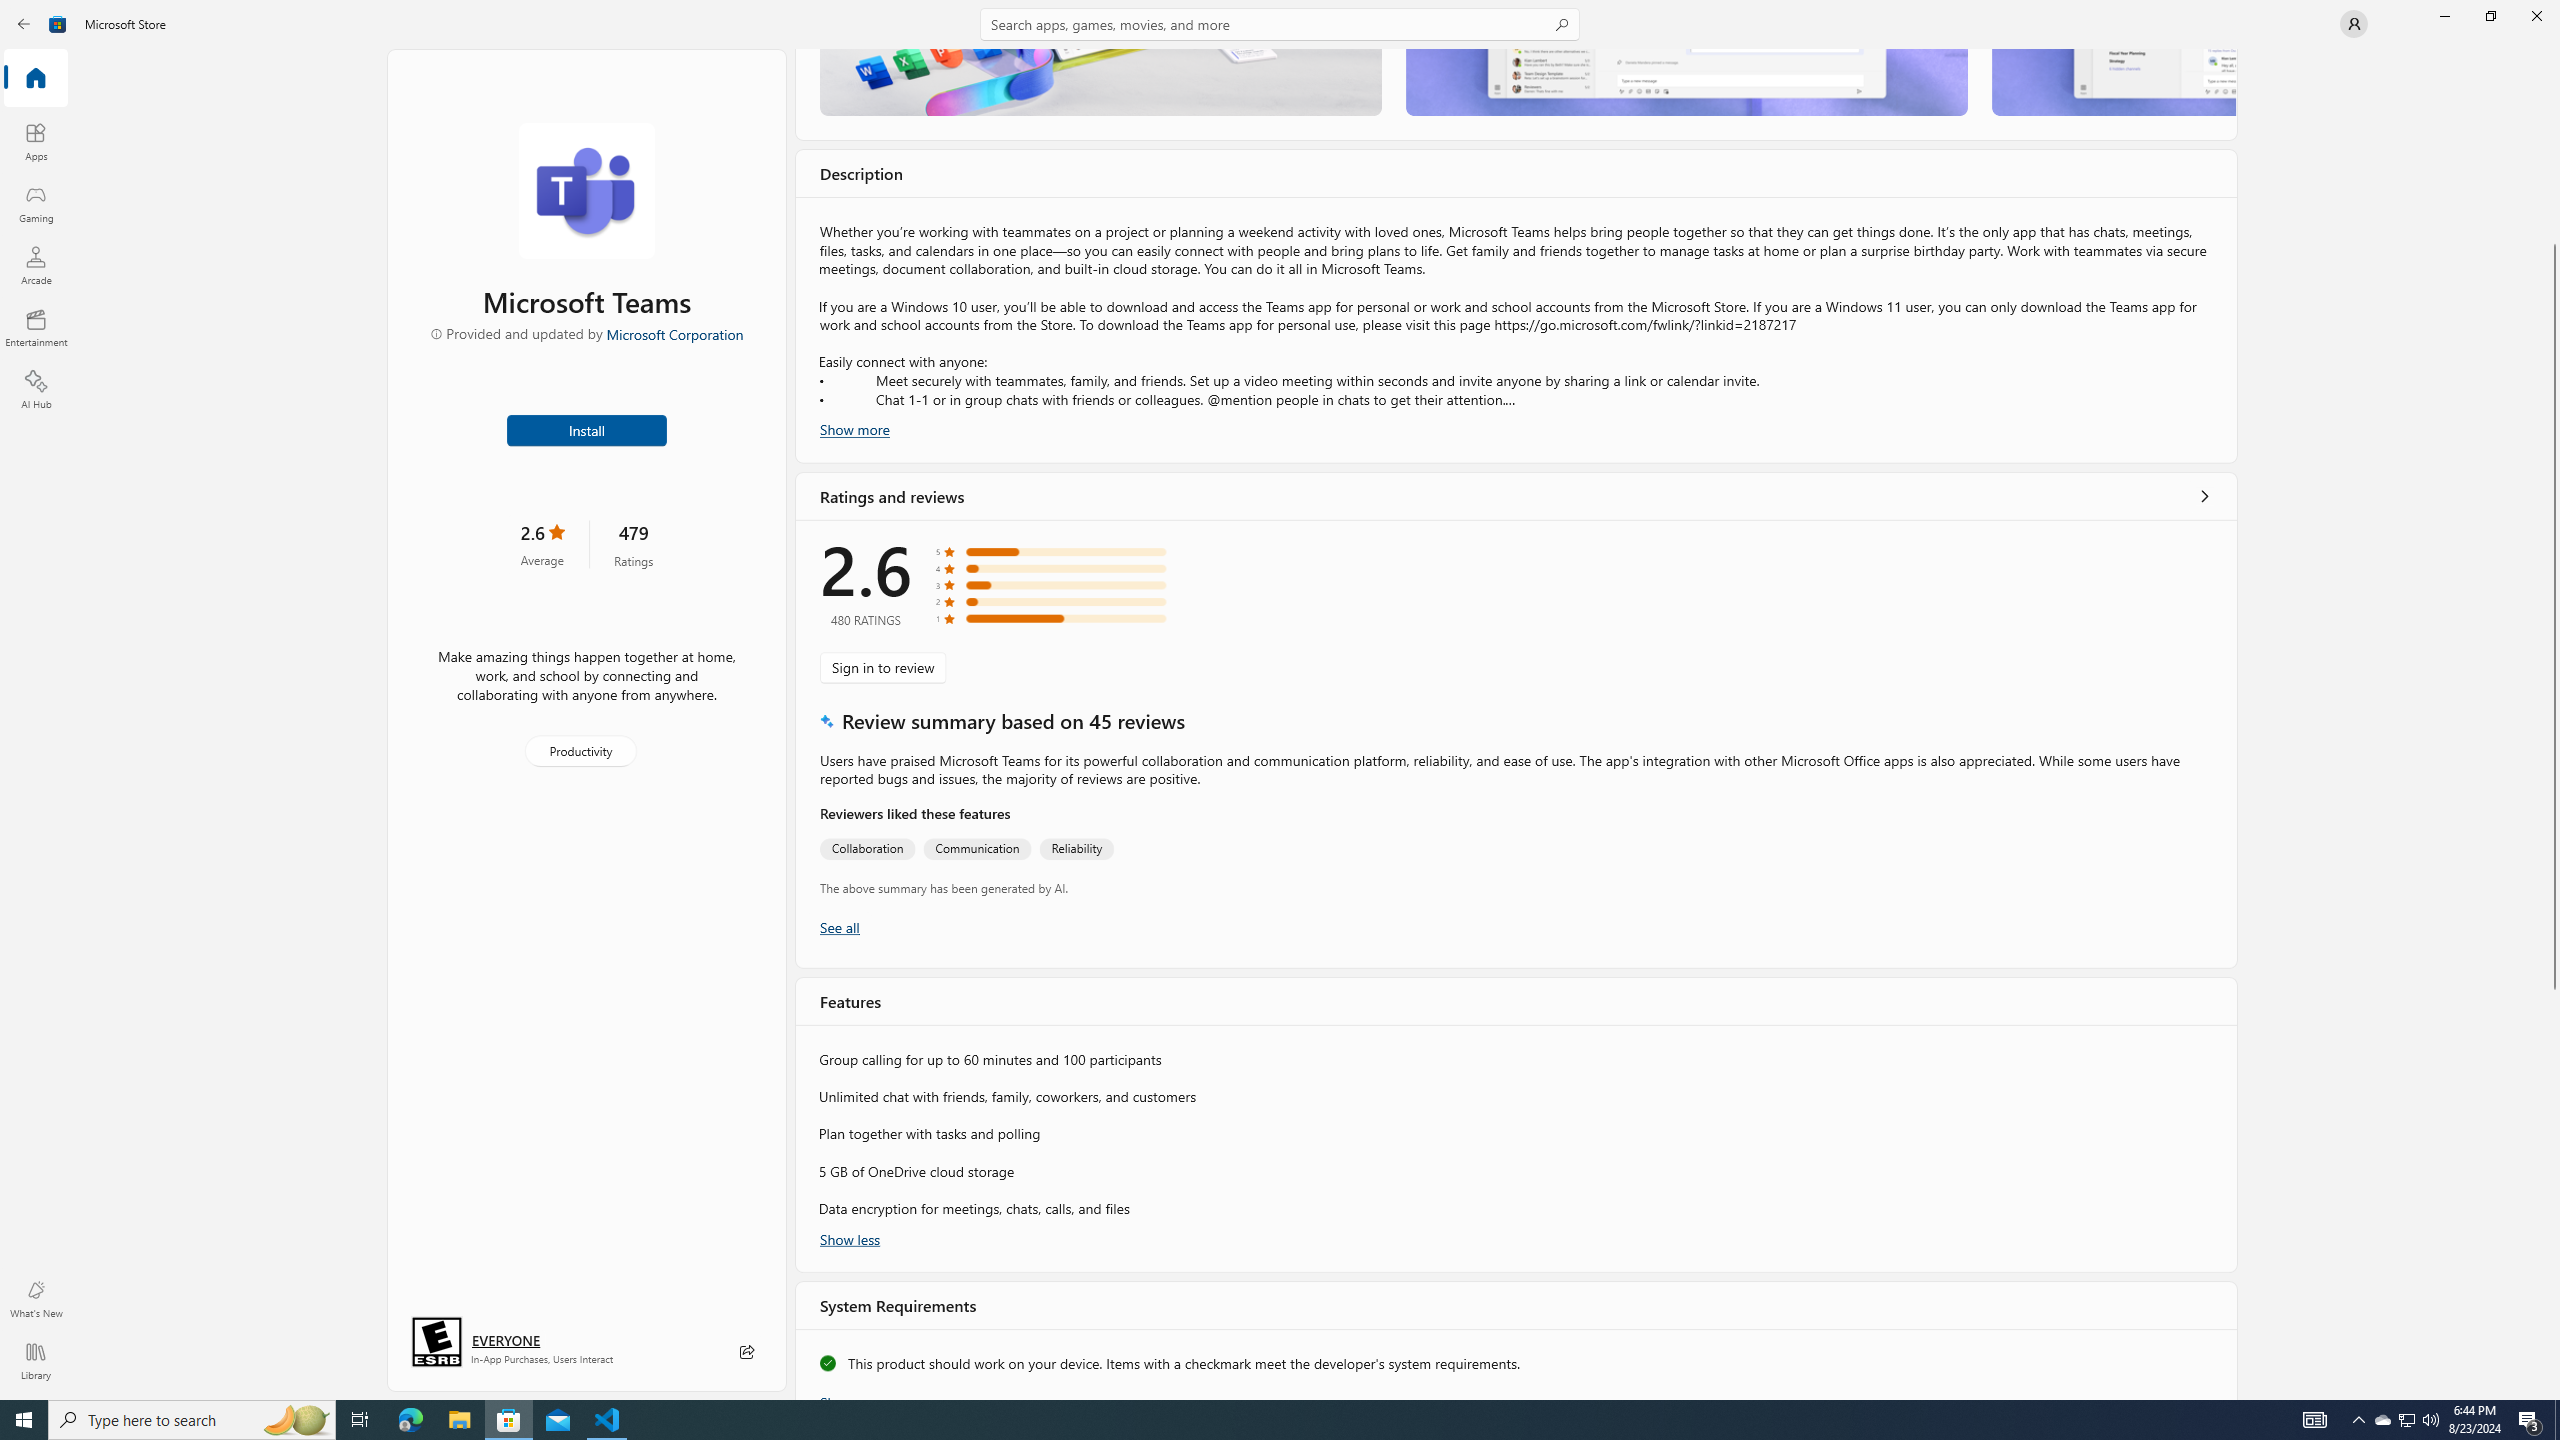 The width and height of the screenshot is (2560, 1440). Describe the element at coordinates (882, 666) in the screenshot. I see `'Sign in to review'` at that location.